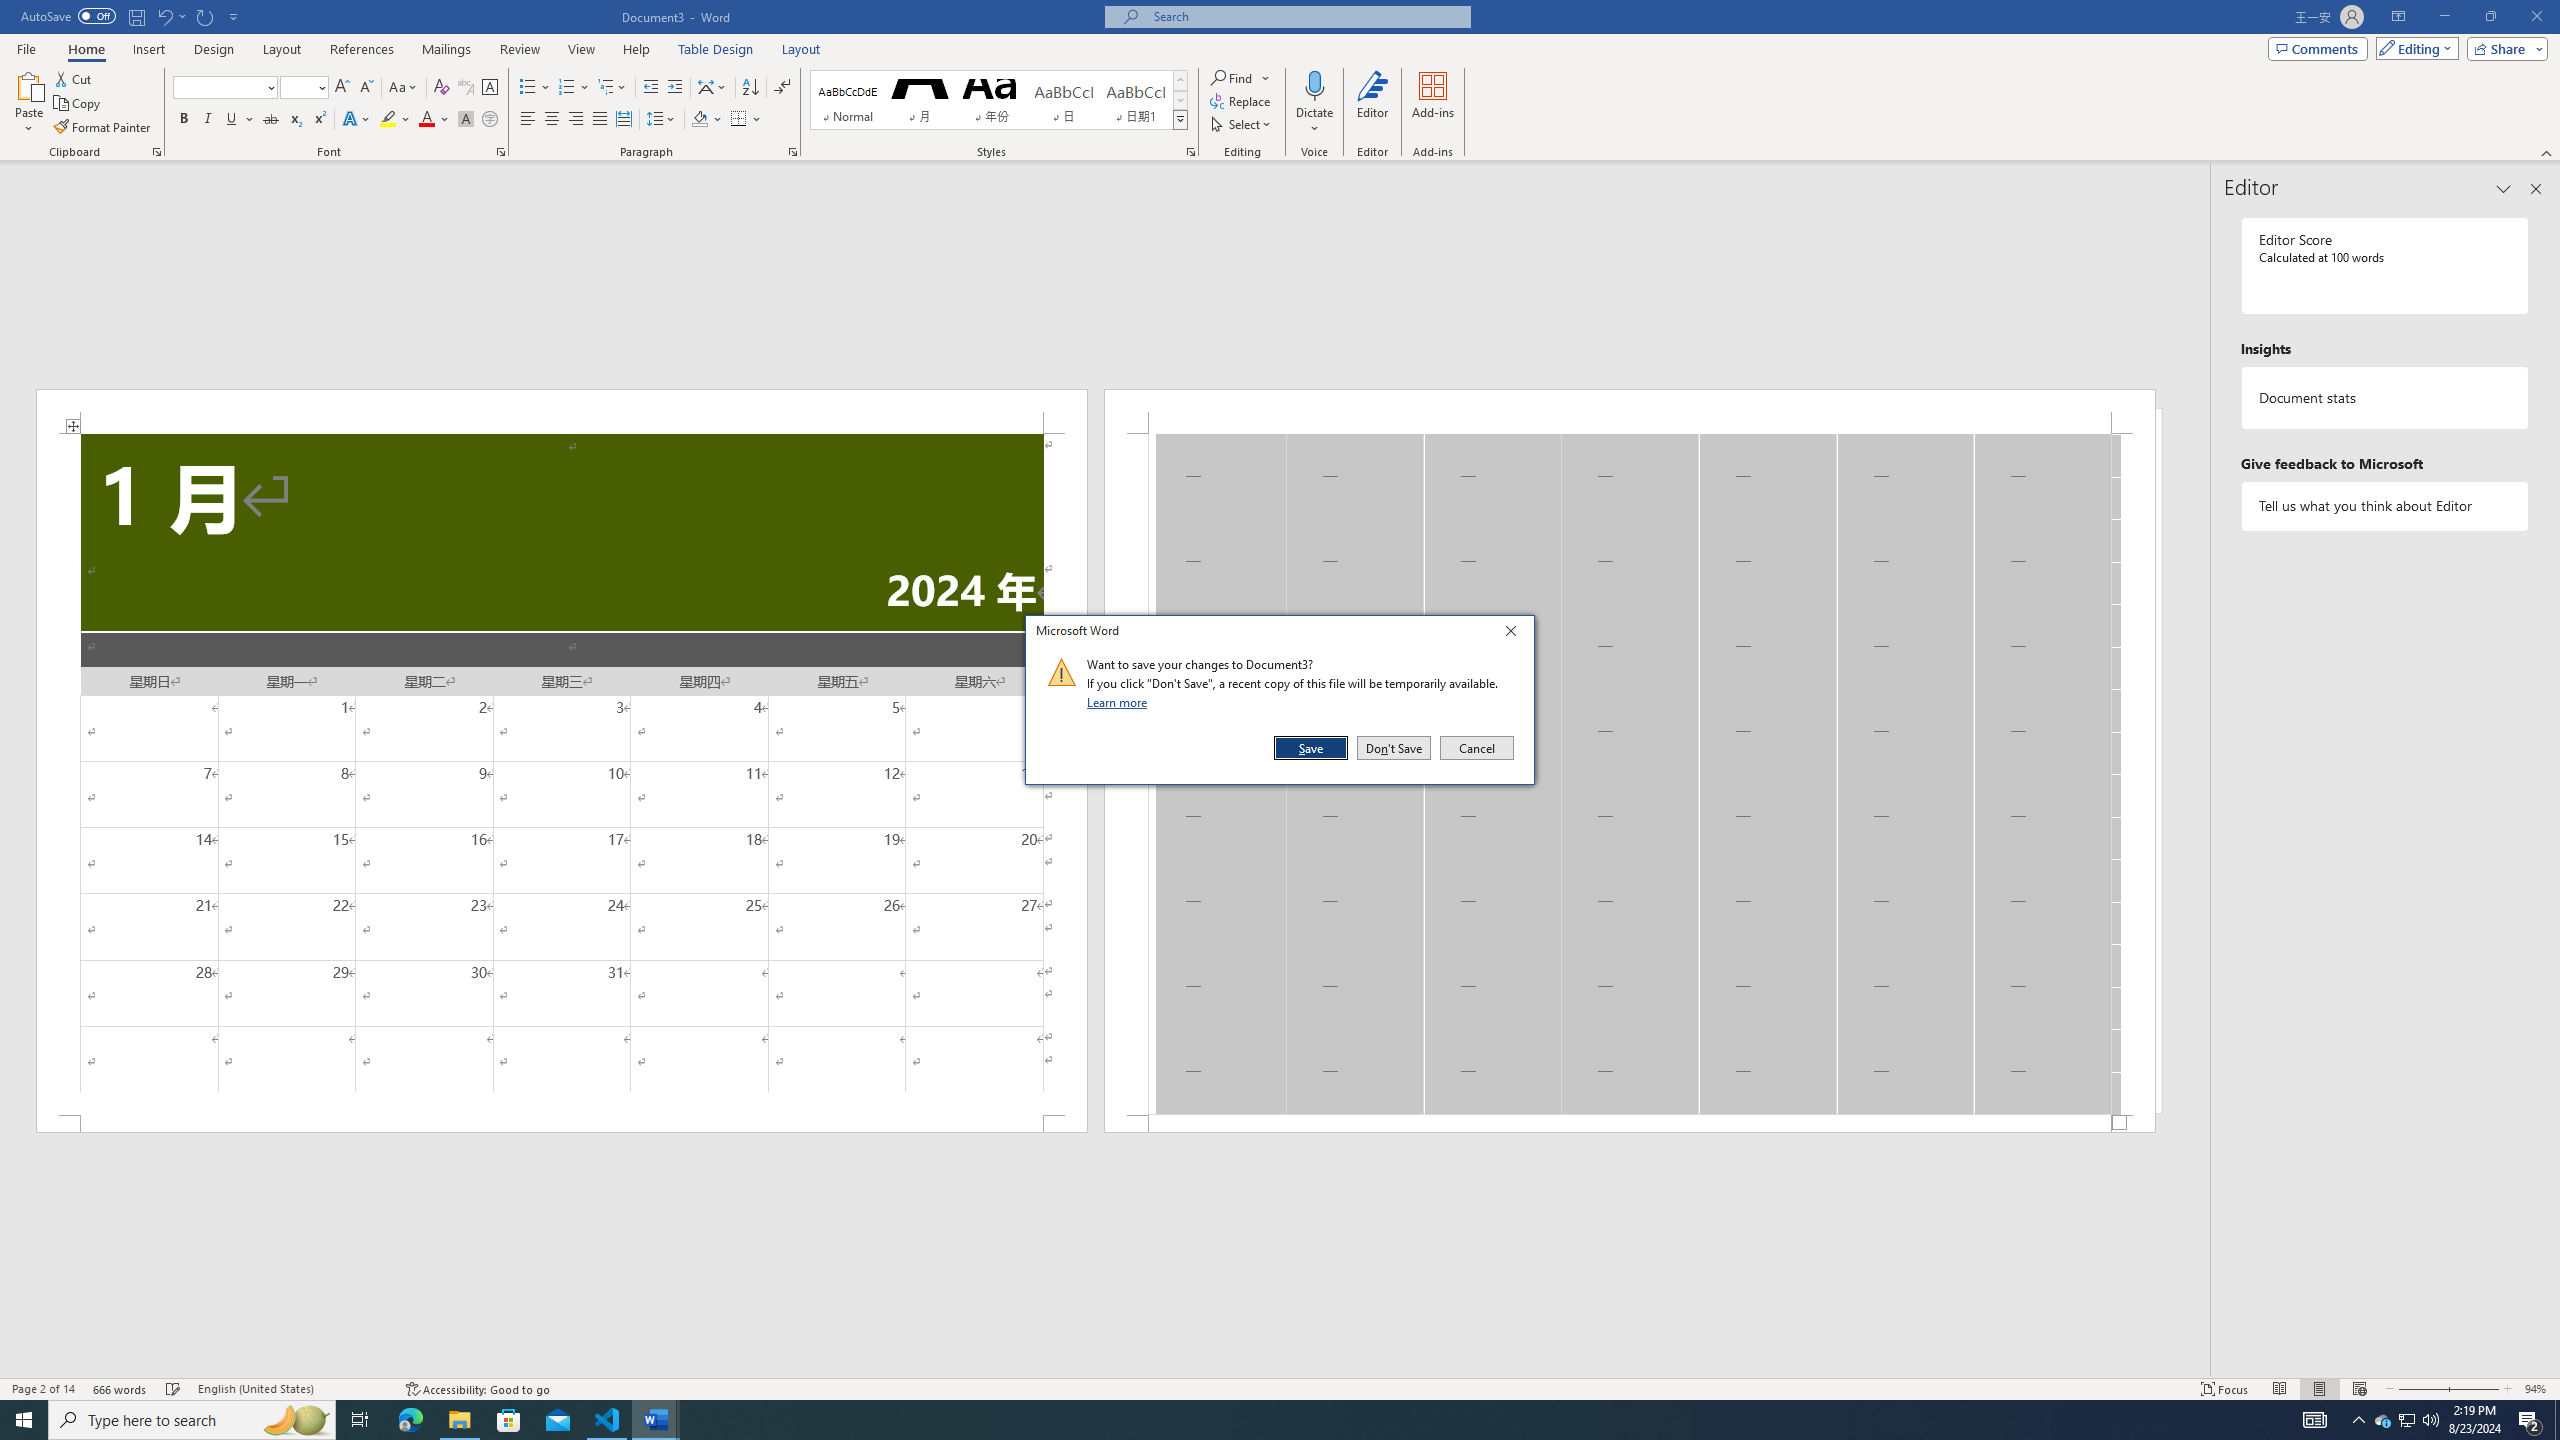  What do you see at coordinates (663, 118) in the screenshot?
I see `'Line and Paragraph Spacing'` at bounding box center [663, 118].